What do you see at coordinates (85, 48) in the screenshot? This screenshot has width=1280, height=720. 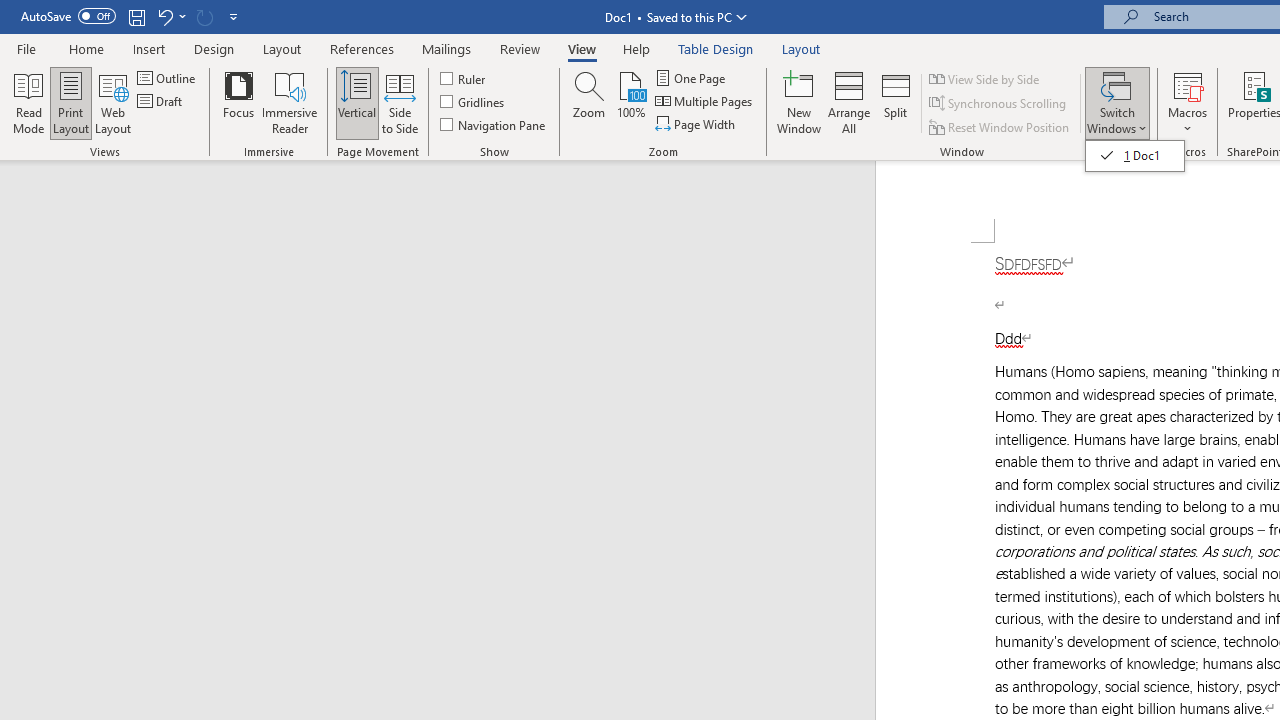 I see `'Home'` at bounding box center [85, 48].